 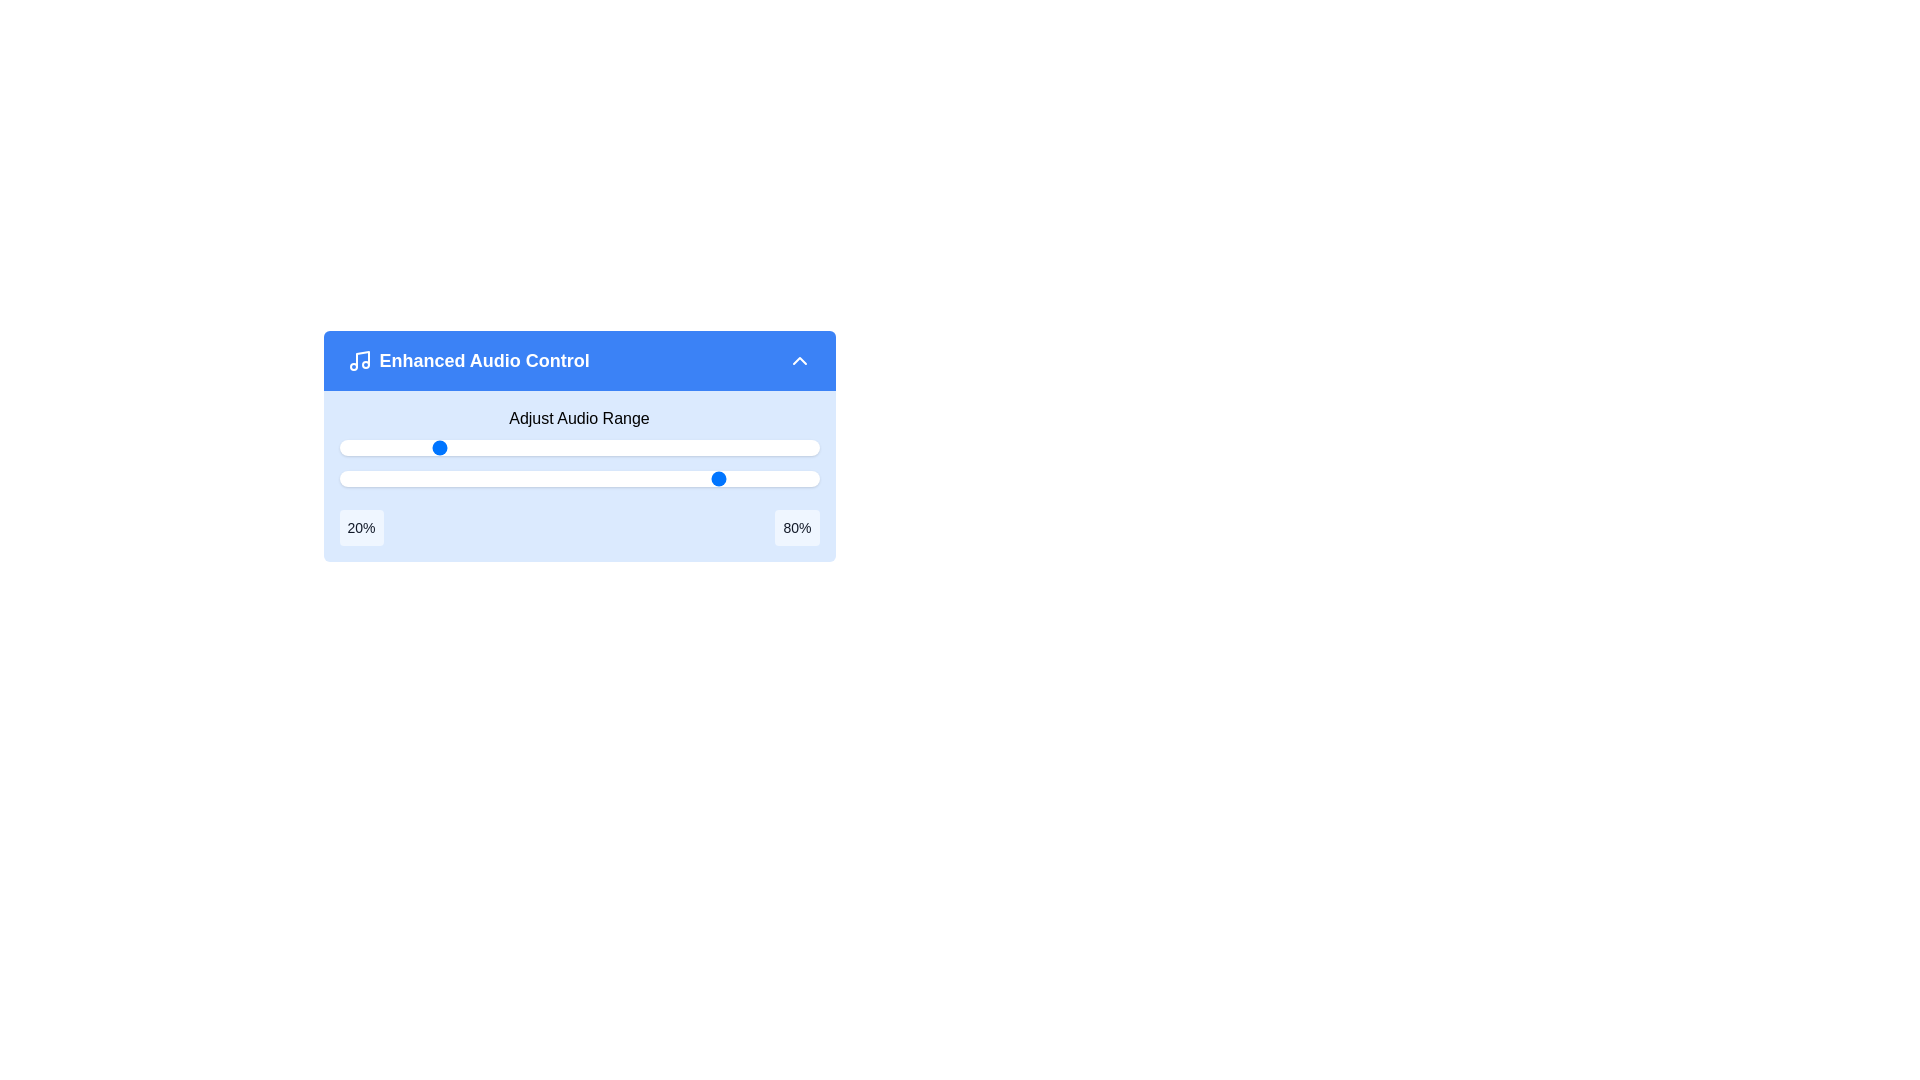 What do you see at coordinates (665, 446) in the screenshot?
I see `the slider value` at bounding box center [665, 446].